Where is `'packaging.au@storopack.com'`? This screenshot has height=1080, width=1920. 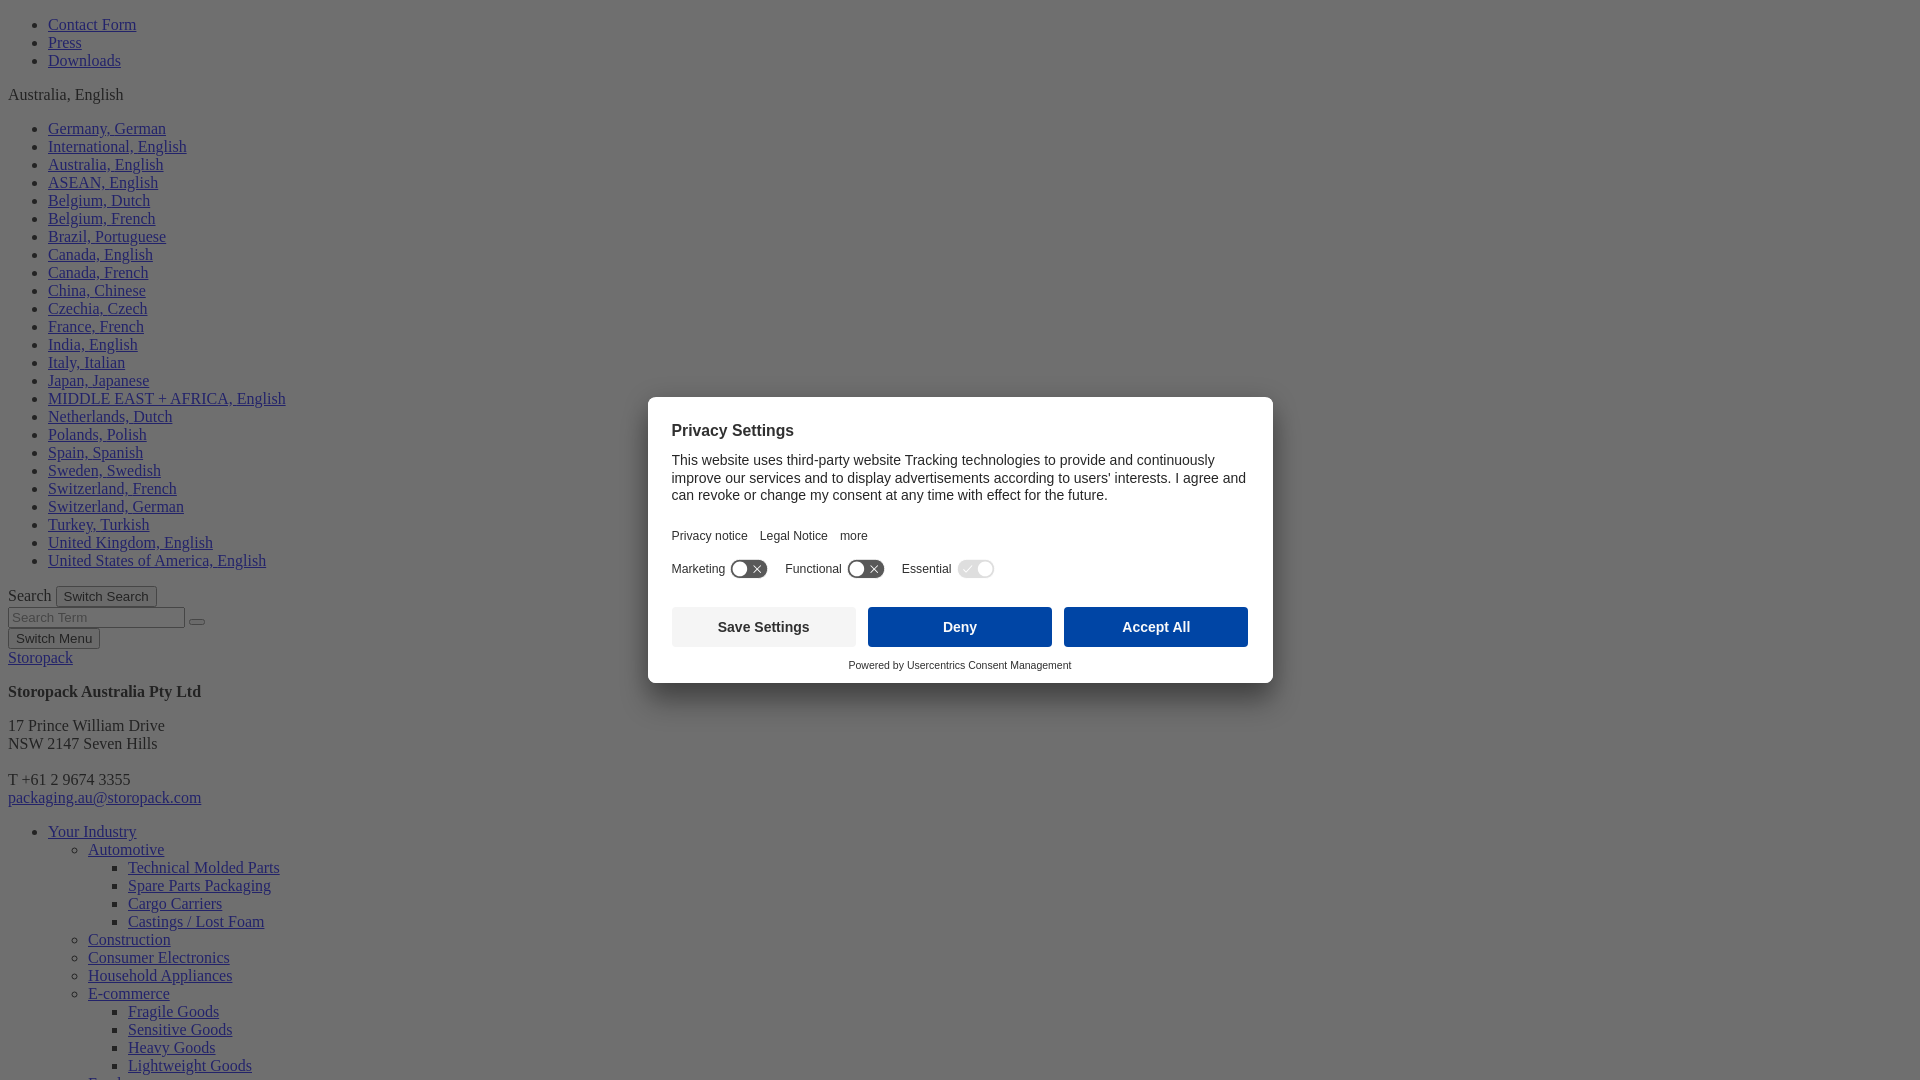 'packaging.au@storopack.com' is located at coordinates (103, 796).